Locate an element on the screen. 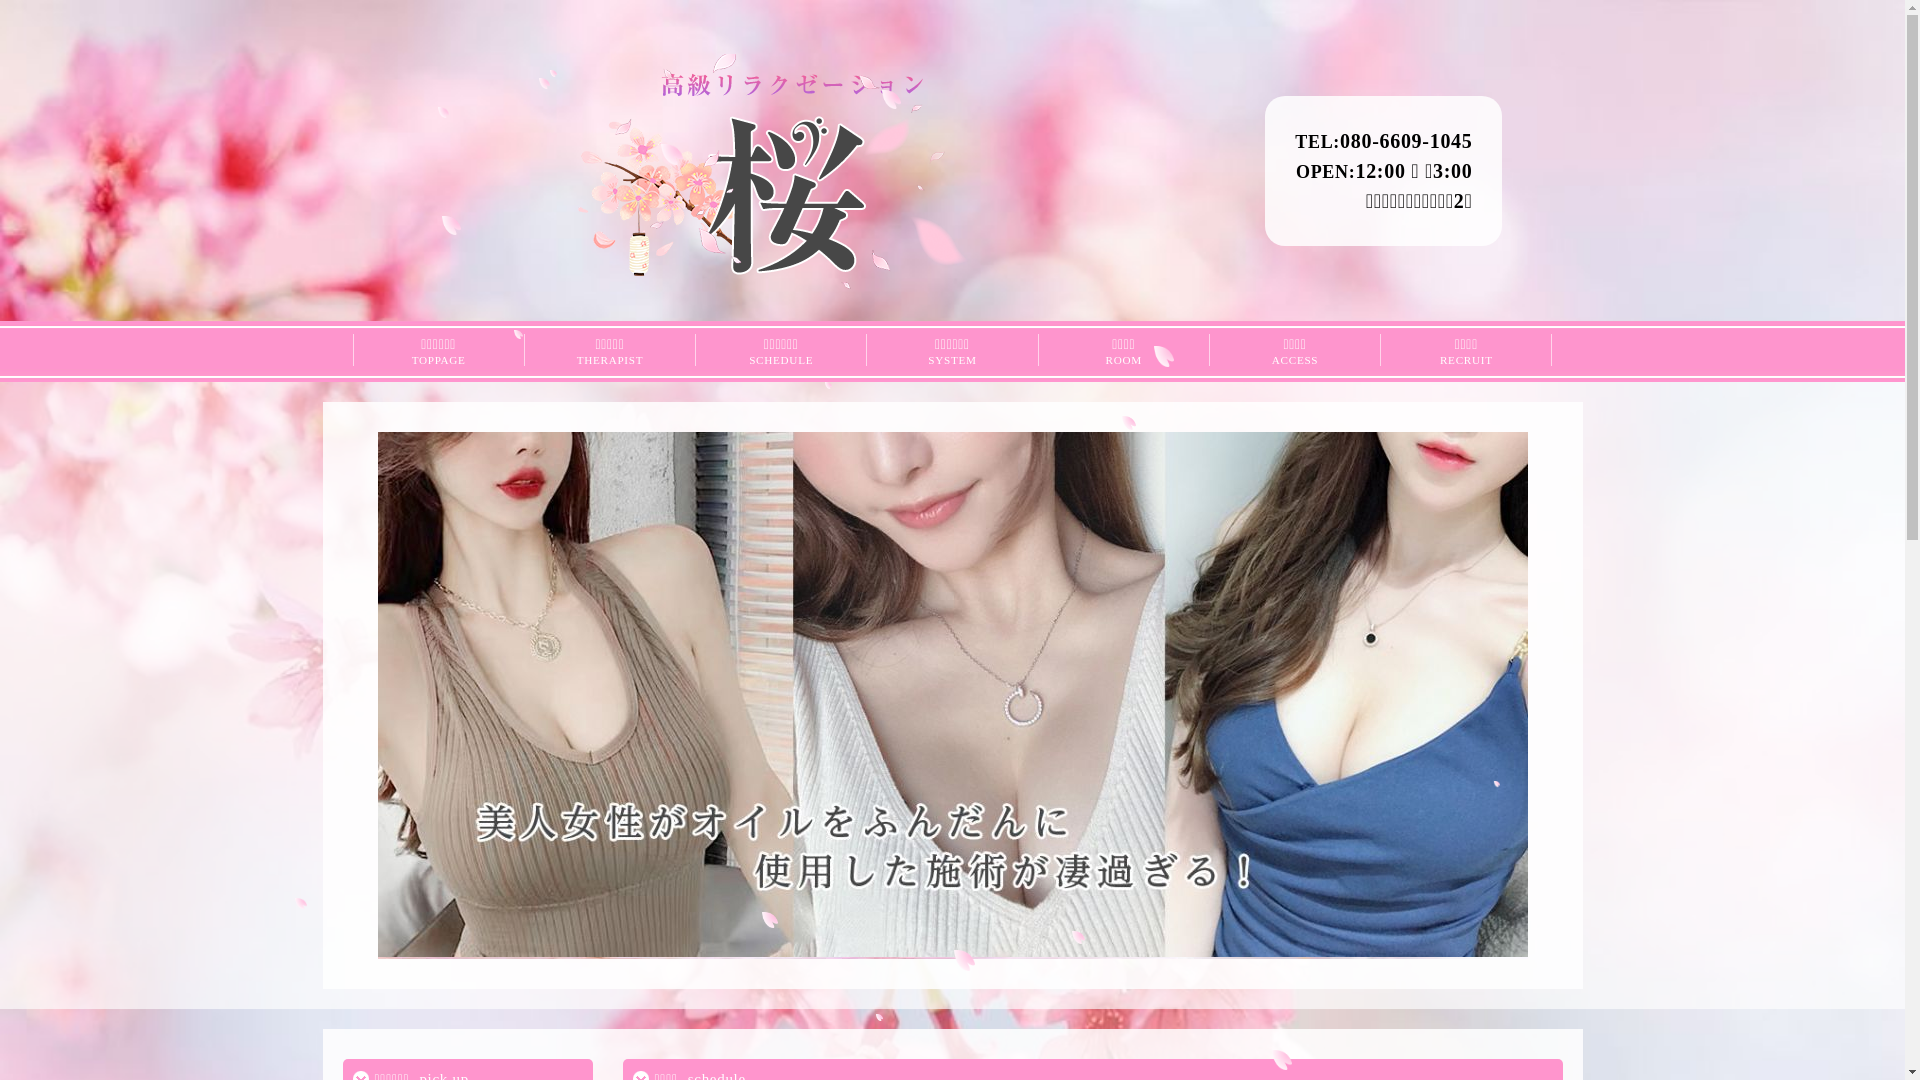 This screenshot has height=1080, width=1920. 'TEL:080-6609-1045' is located at coordinates (1382, 140).